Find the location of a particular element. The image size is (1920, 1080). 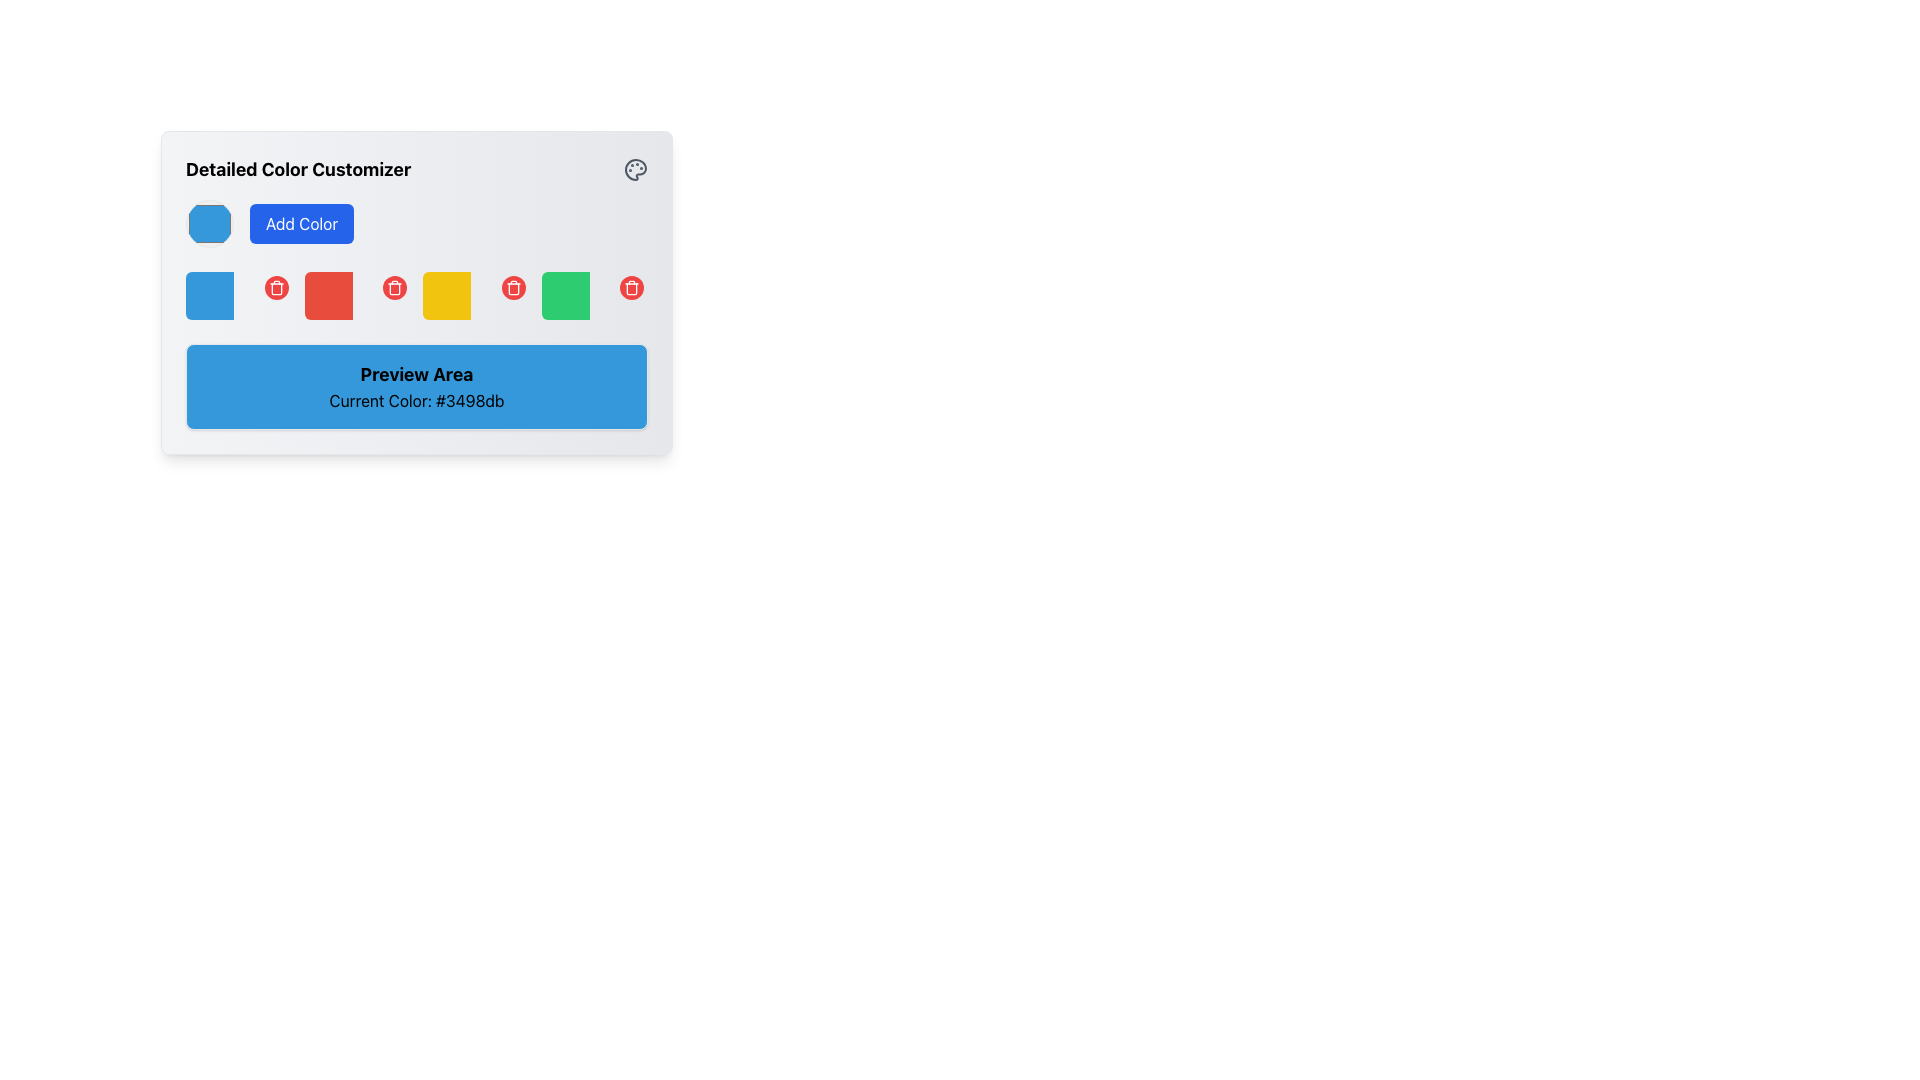

the text label displaying 'Current Color: #3498db', which is centrally aligned within a blue background, located below the 'Preview Area' text is located at coordinates (416, 401).